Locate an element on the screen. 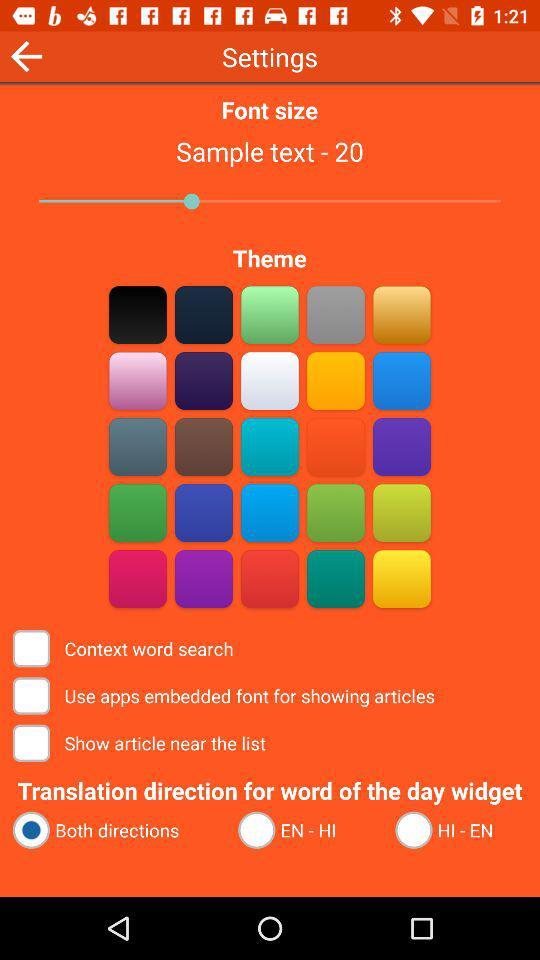  change theme color to purple is located at coordinates (401, 446).